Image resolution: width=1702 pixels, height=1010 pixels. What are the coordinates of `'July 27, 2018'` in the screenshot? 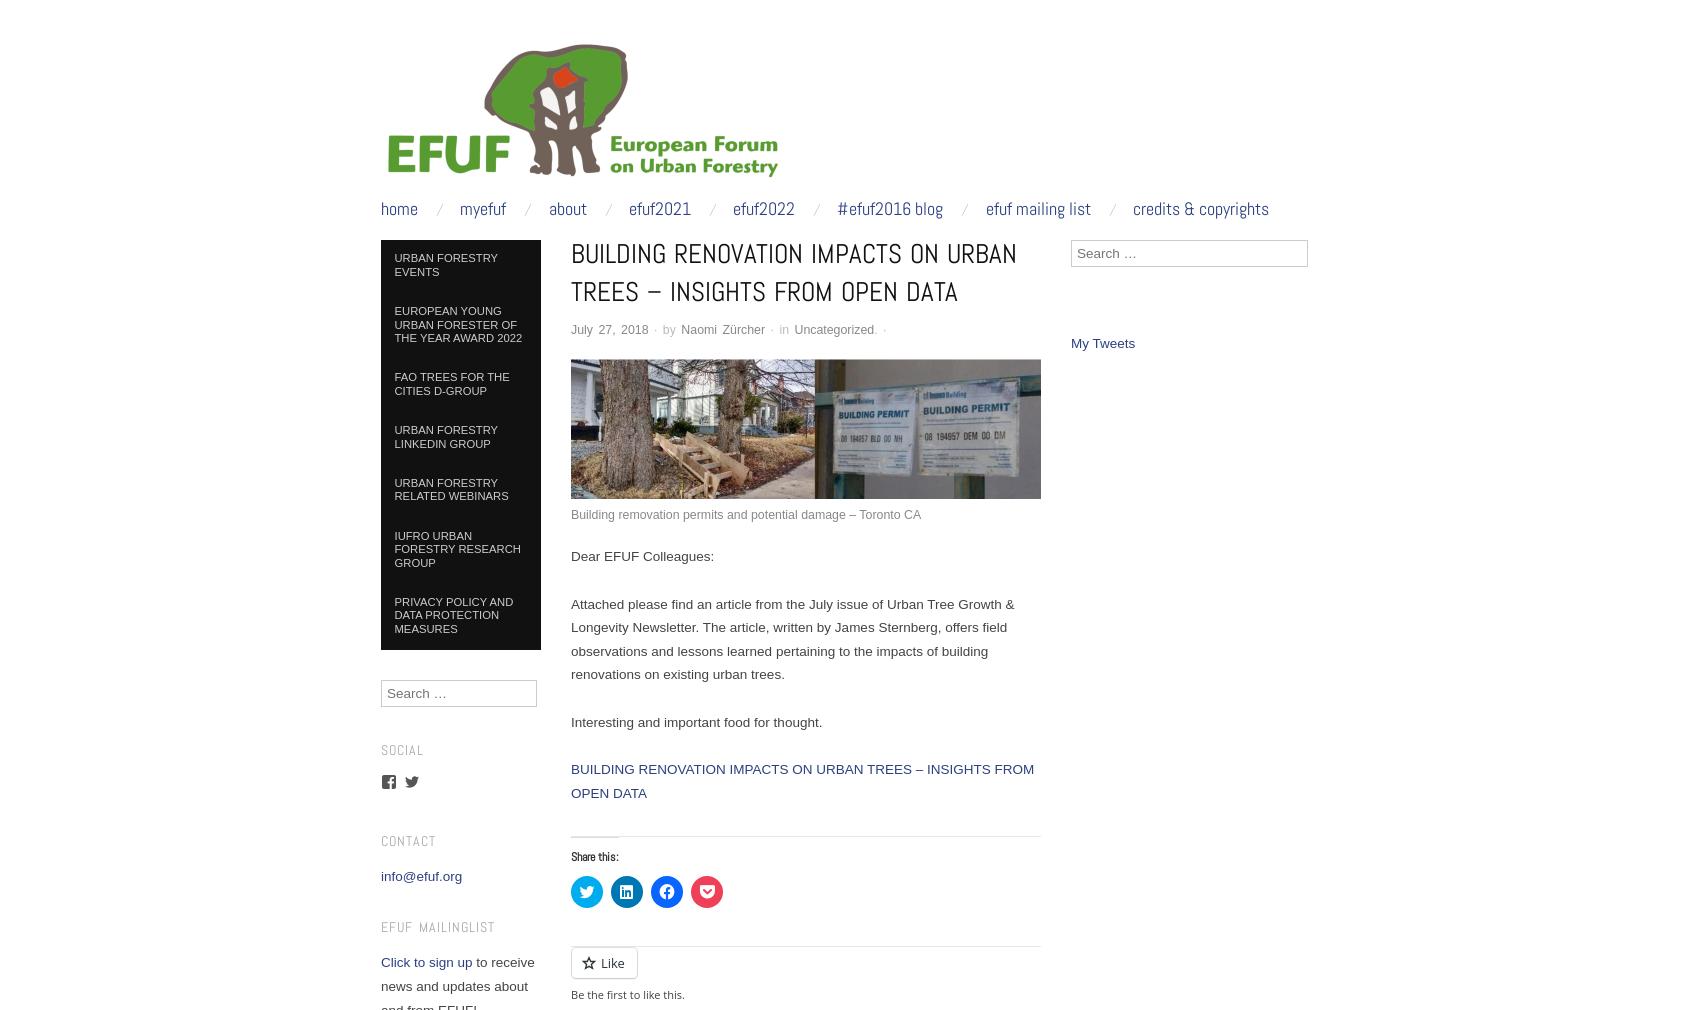 It's located at (609, 328).